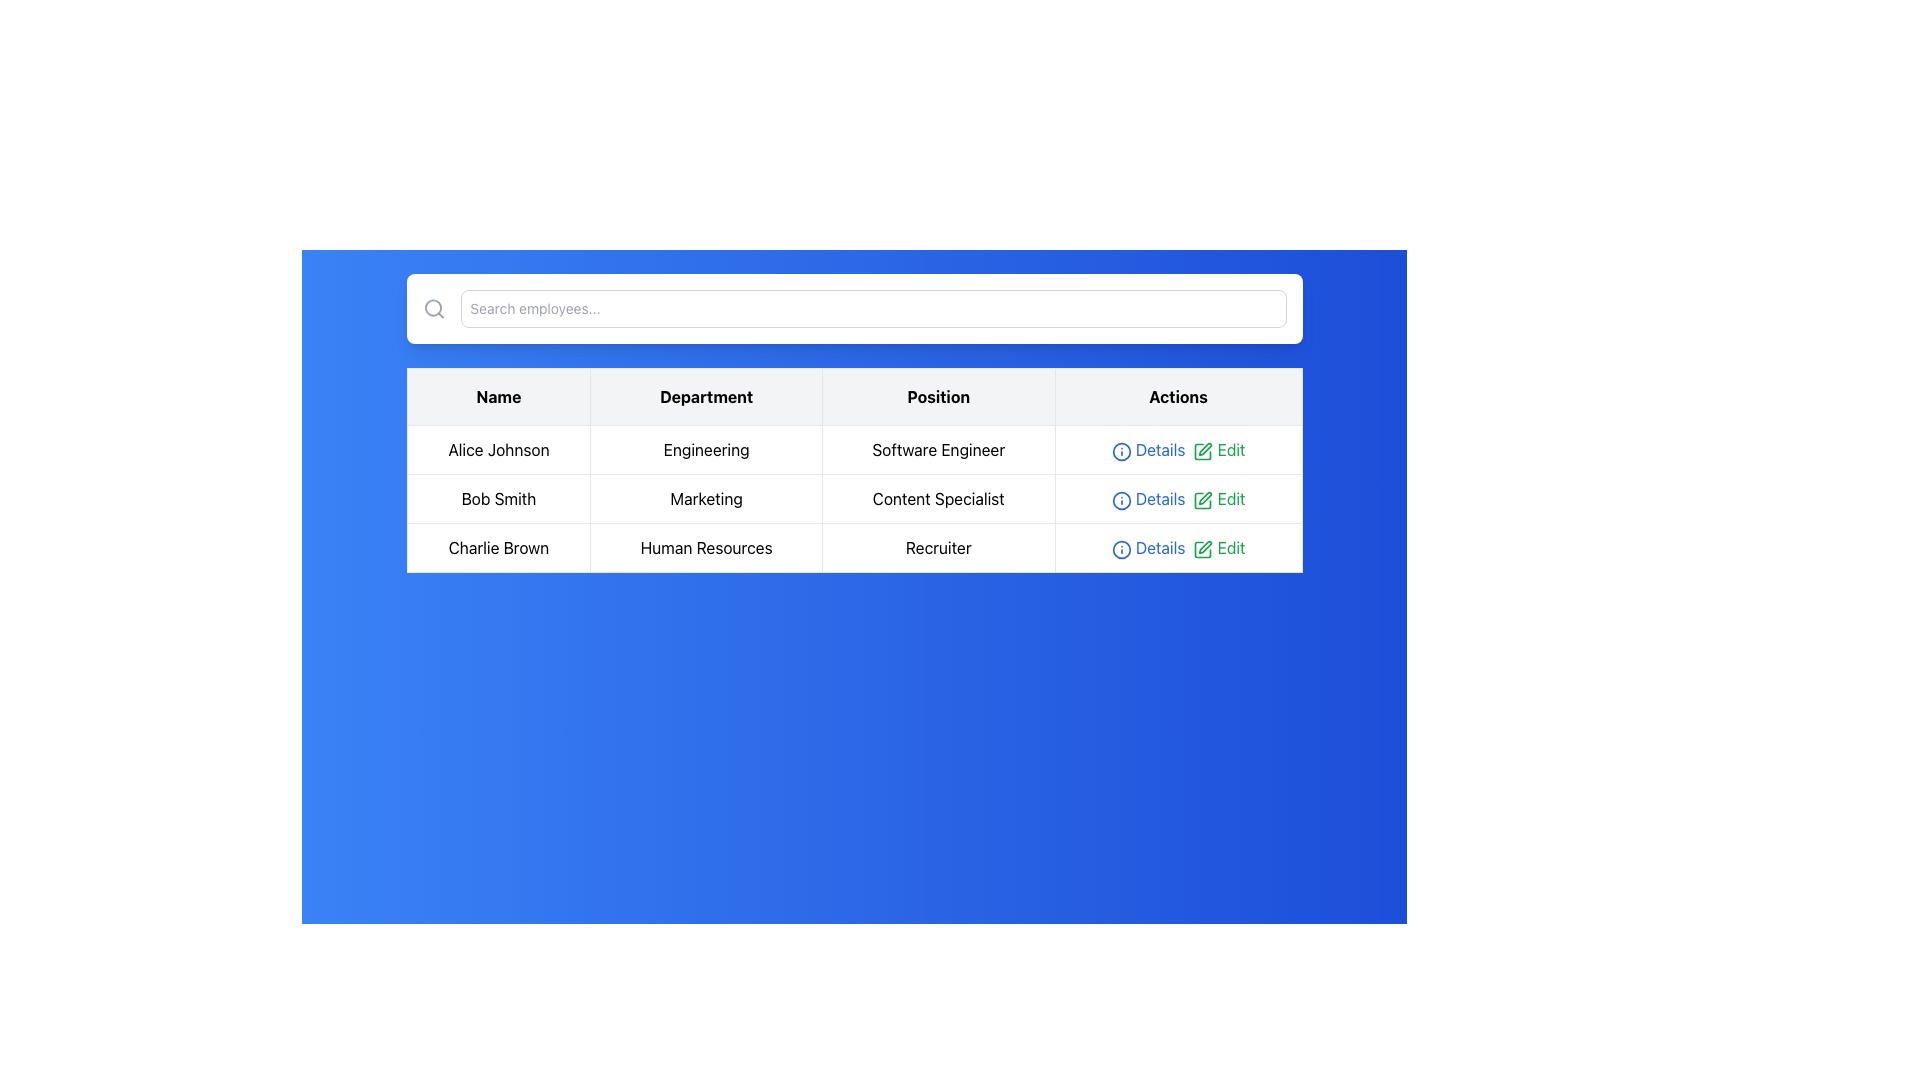 Image resolution: width=1920 pixels, height=1080 pixels. Describe the element at coordinates (1121, 451) in the screenshot. I see `the visual indicator icon associated with the 'Details' text link in the first row of the table for 'Alice Johnson' under the 'Name' column` at that location.